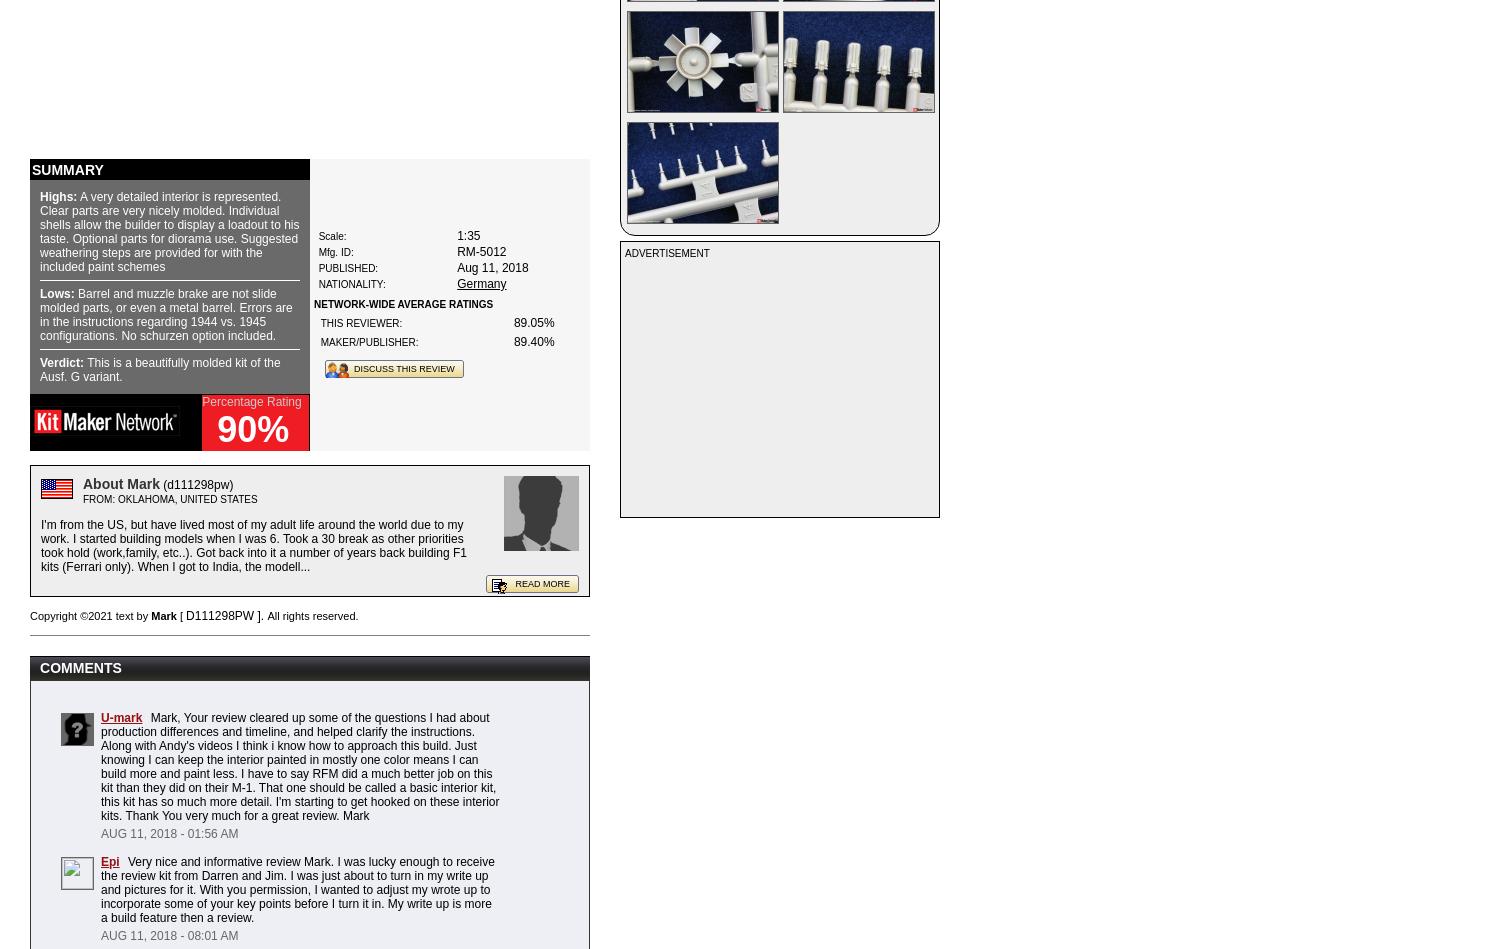  Describe the element at coordinates (195, 484) in the screenshot. I see `'(d111298pw)'` at that location.